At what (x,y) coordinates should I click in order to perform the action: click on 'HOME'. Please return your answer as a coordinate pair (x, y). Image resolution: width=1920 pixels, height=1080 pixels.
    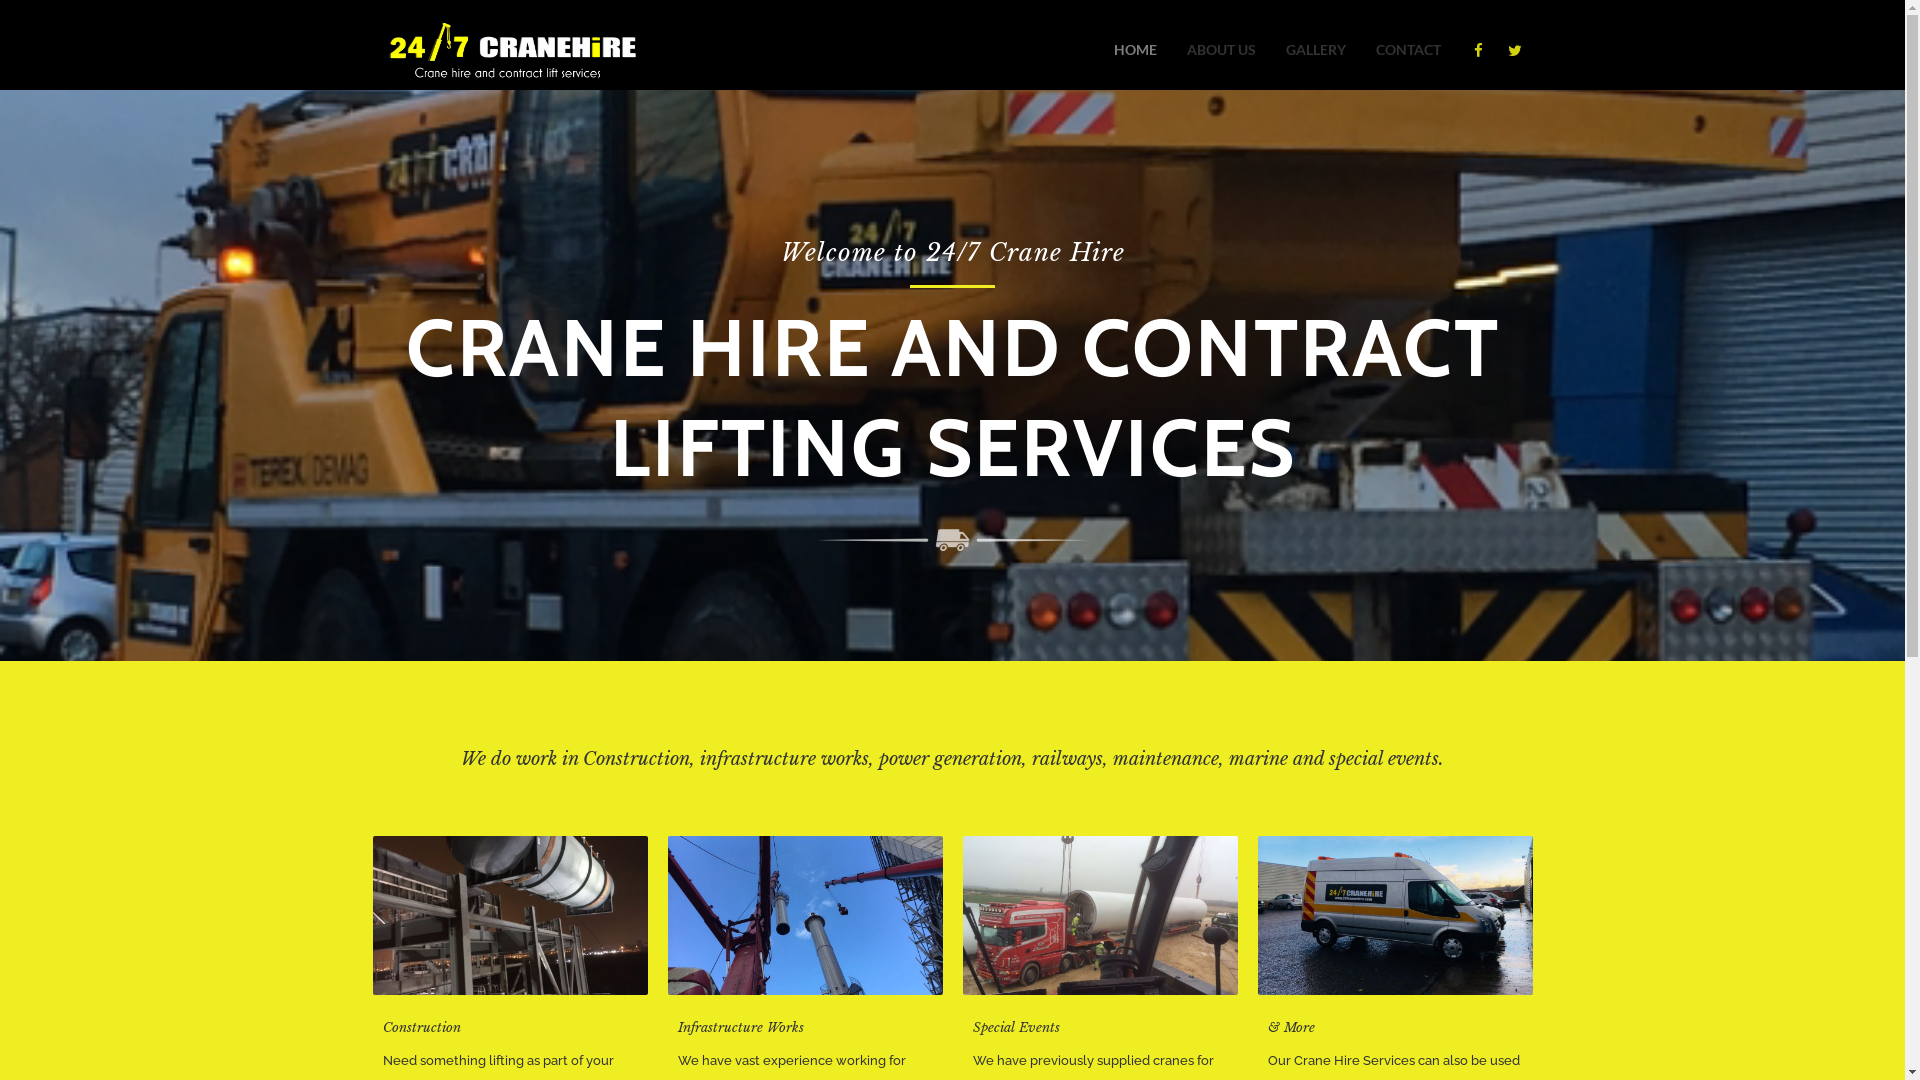
    Looking at the image, I should click on (1112, 49).